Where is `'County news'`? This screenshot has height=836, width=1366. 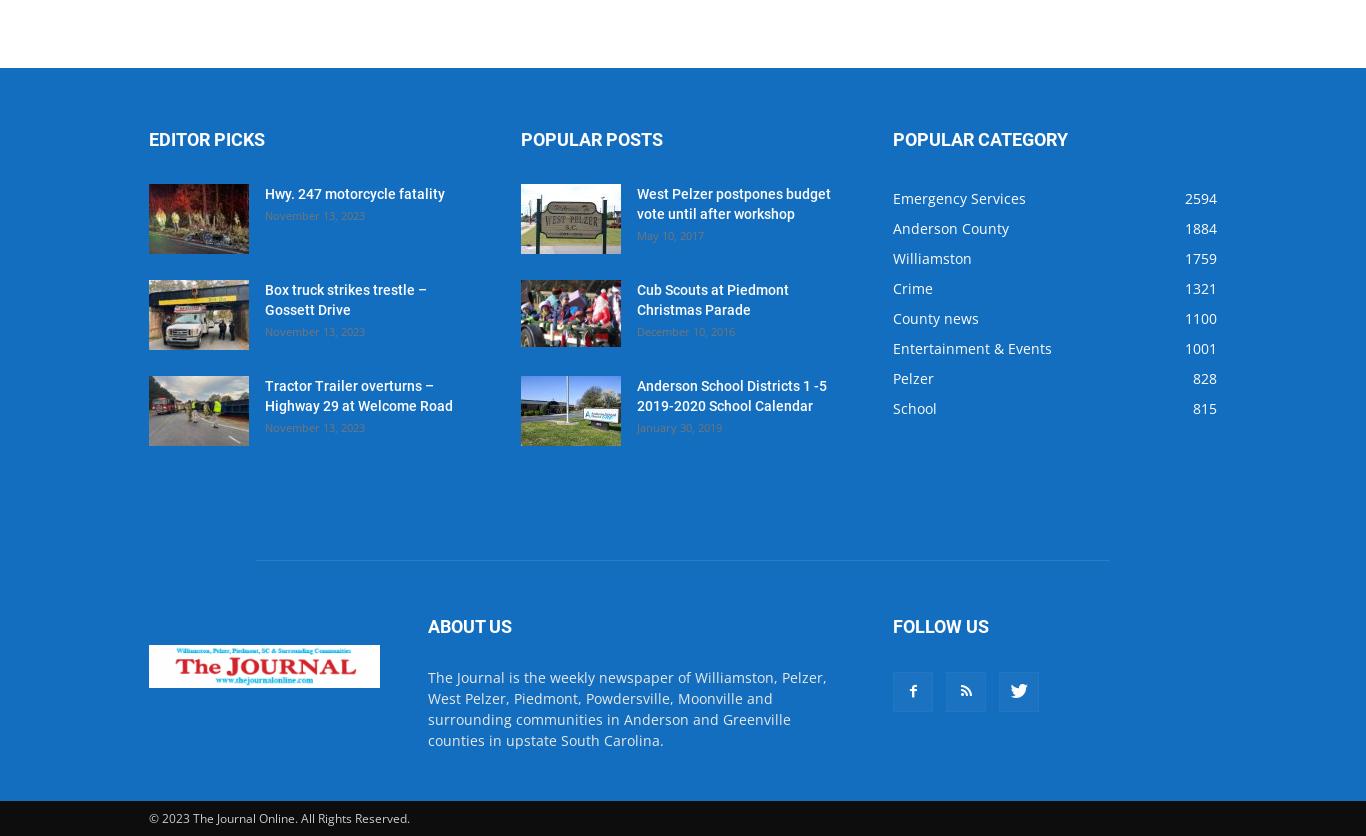 'County news' is located at coordinates (935, 317).